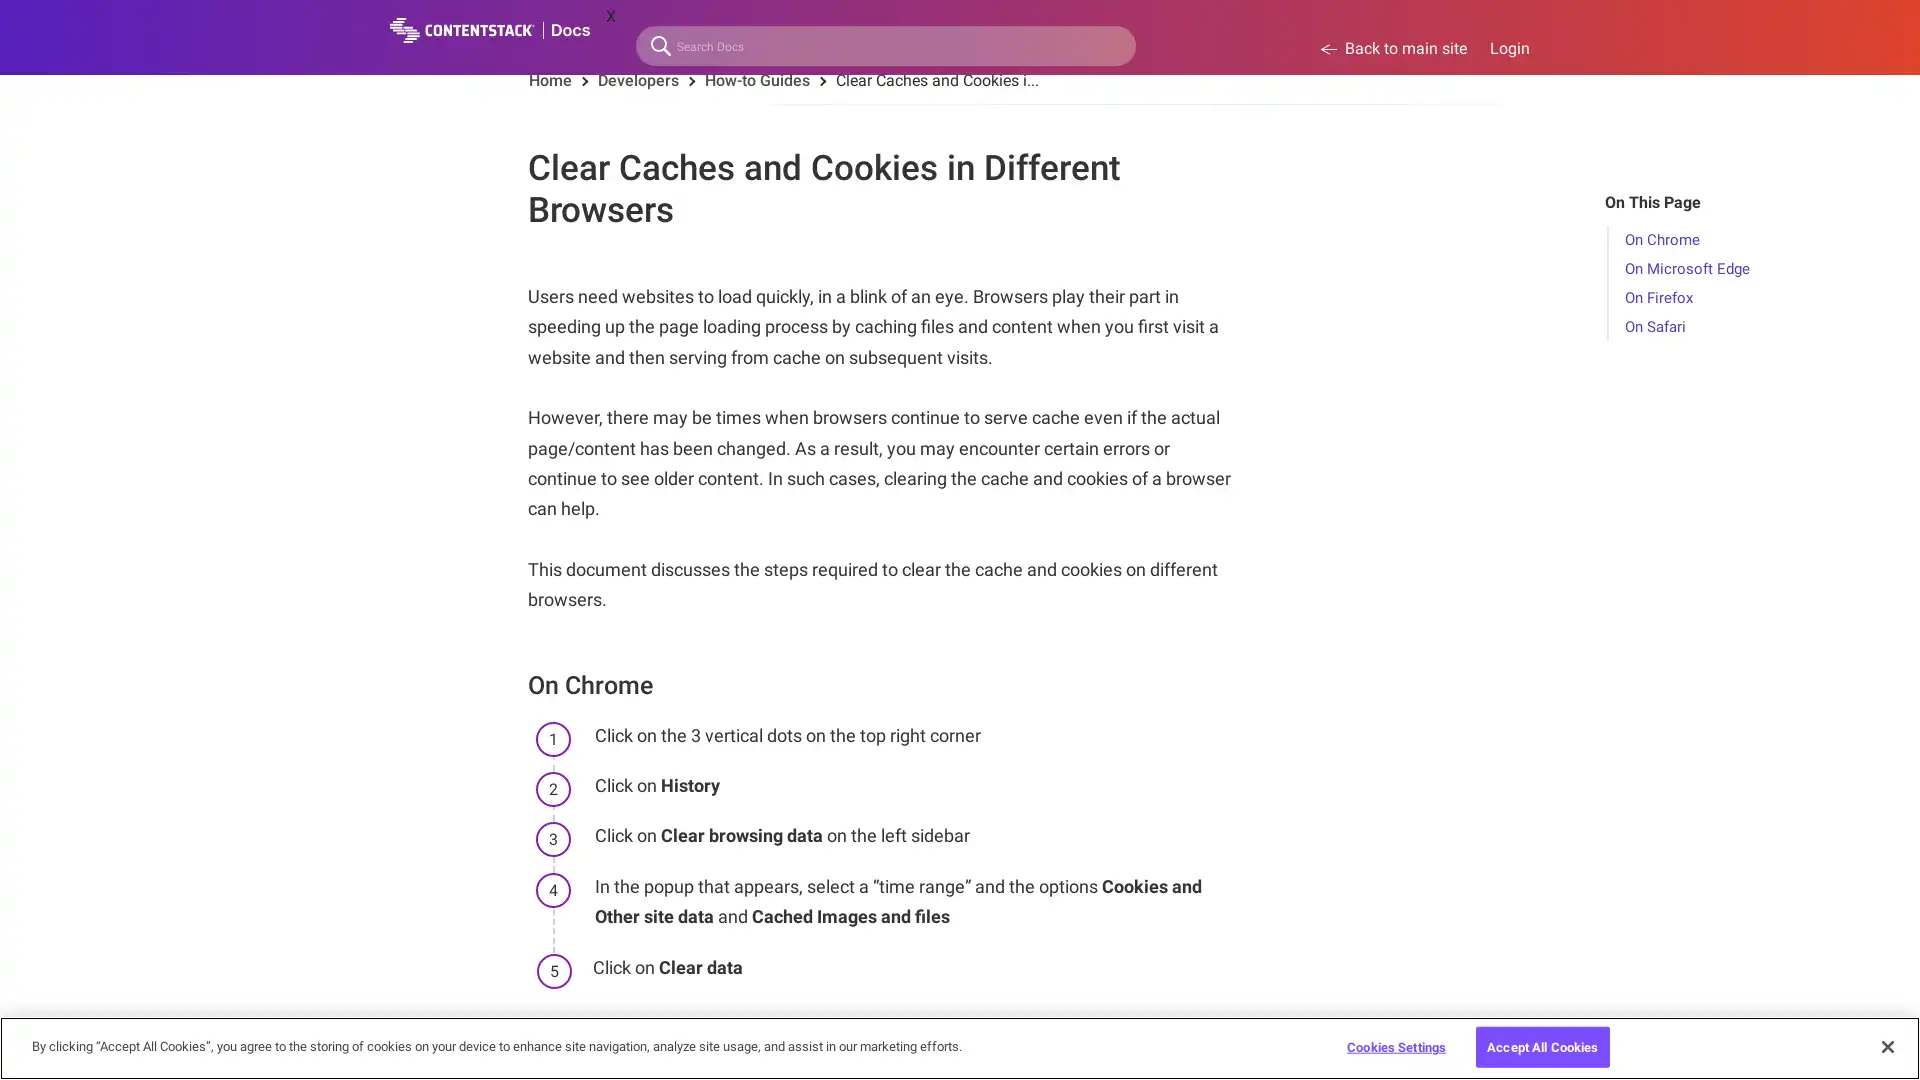 The width and height of the screenshot is (1920, 1080). What do you see at coordinates (1541, 1045) in the screenshot?
I see `Accept All Cookies` at bounding box center [1541, 1045].